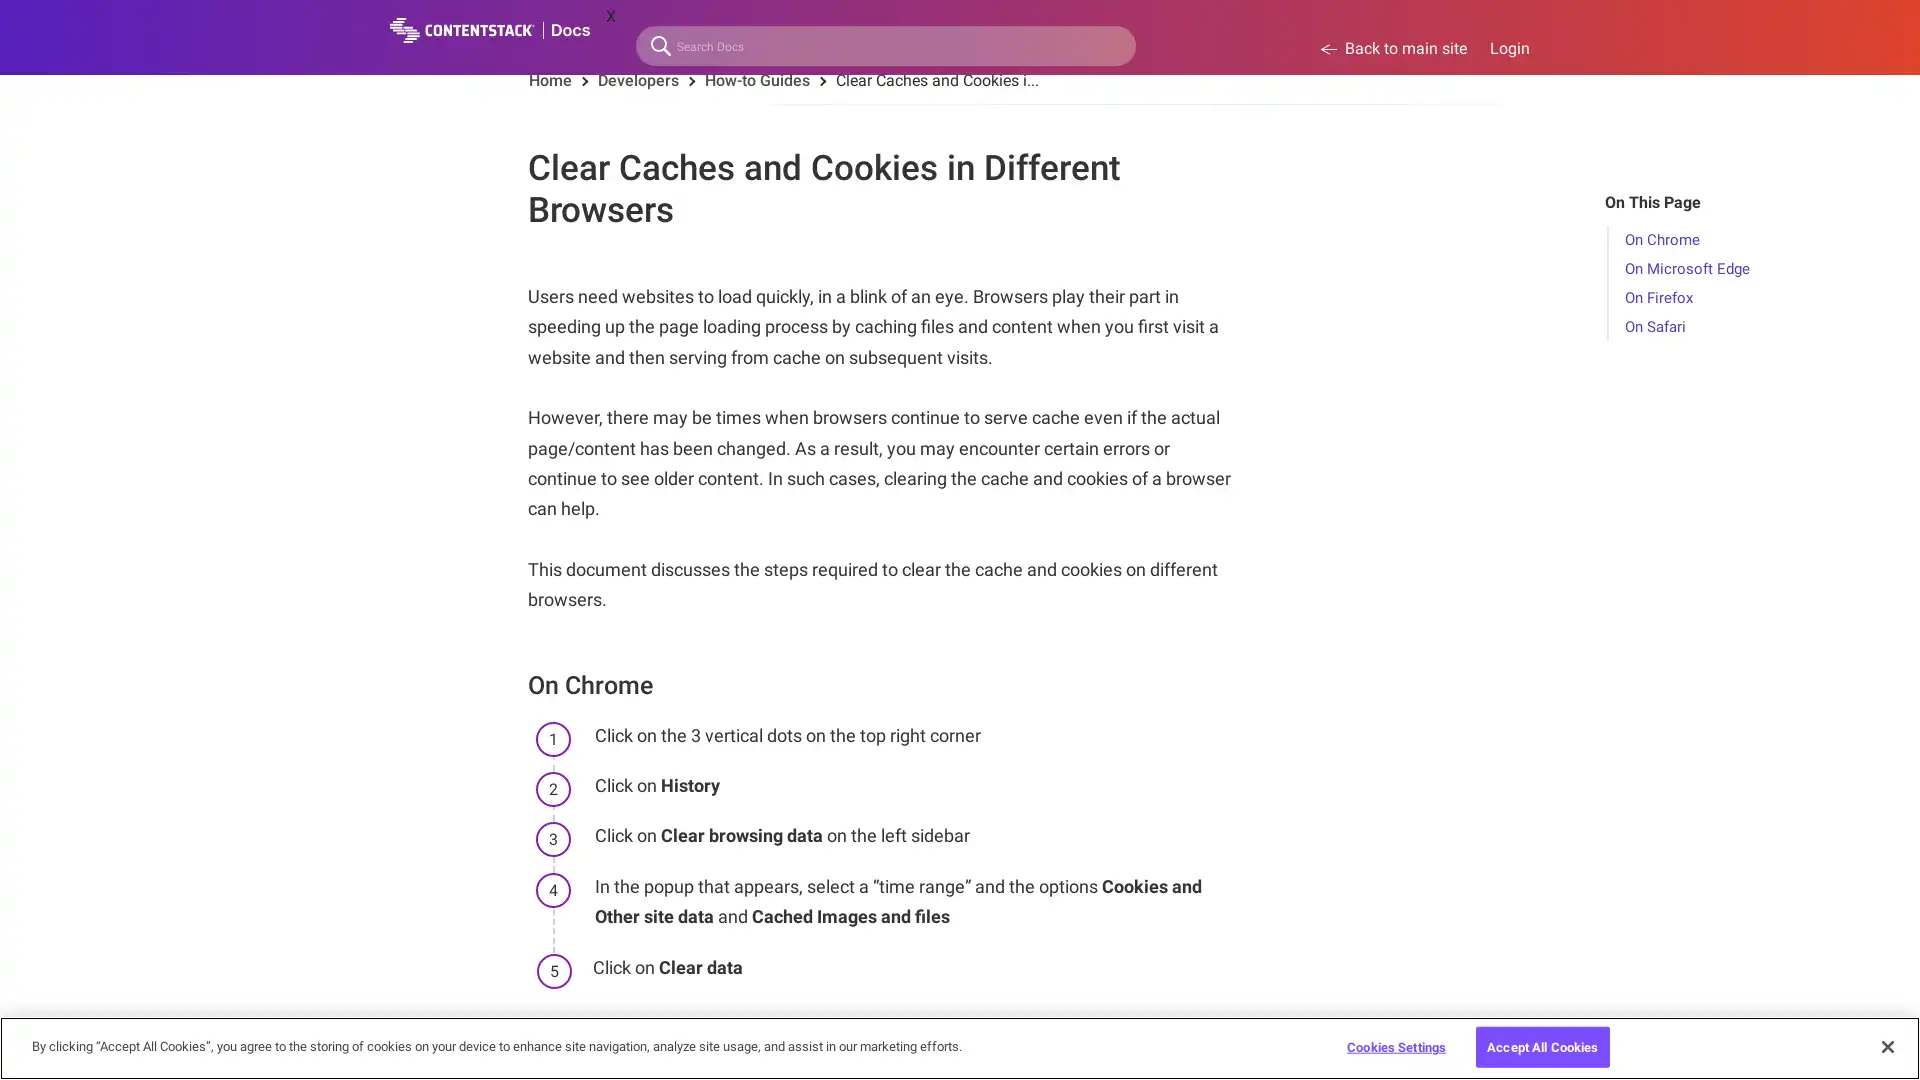 The width and height of the screenshot is (1920, 1080). What do you see at coordinates (1541, 1045) in the screenshot?
I see `Accept All Cookies` at bounding box center [1541, 1045].